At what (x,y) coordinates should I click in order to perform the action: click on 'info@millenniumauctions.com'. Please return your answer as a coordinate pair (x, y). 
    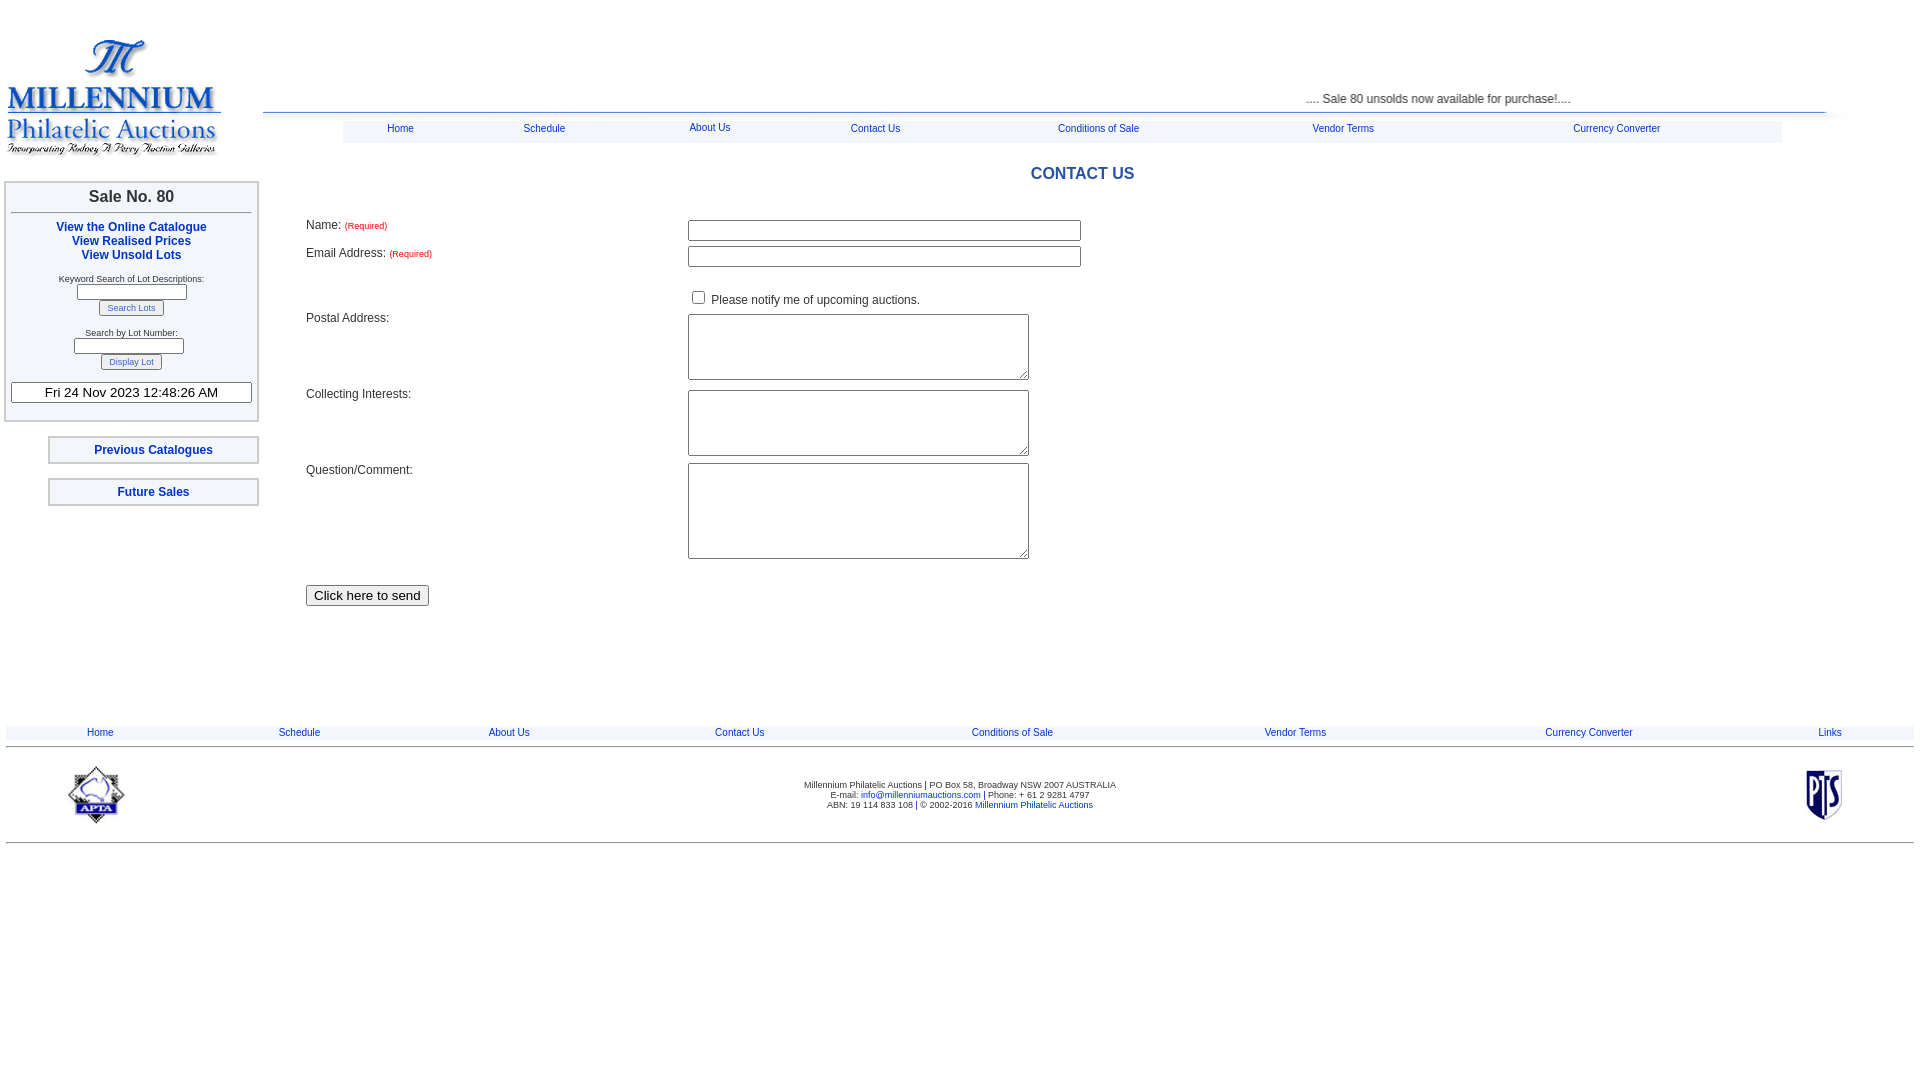
    Looking at the image, I should click on (860, 793).